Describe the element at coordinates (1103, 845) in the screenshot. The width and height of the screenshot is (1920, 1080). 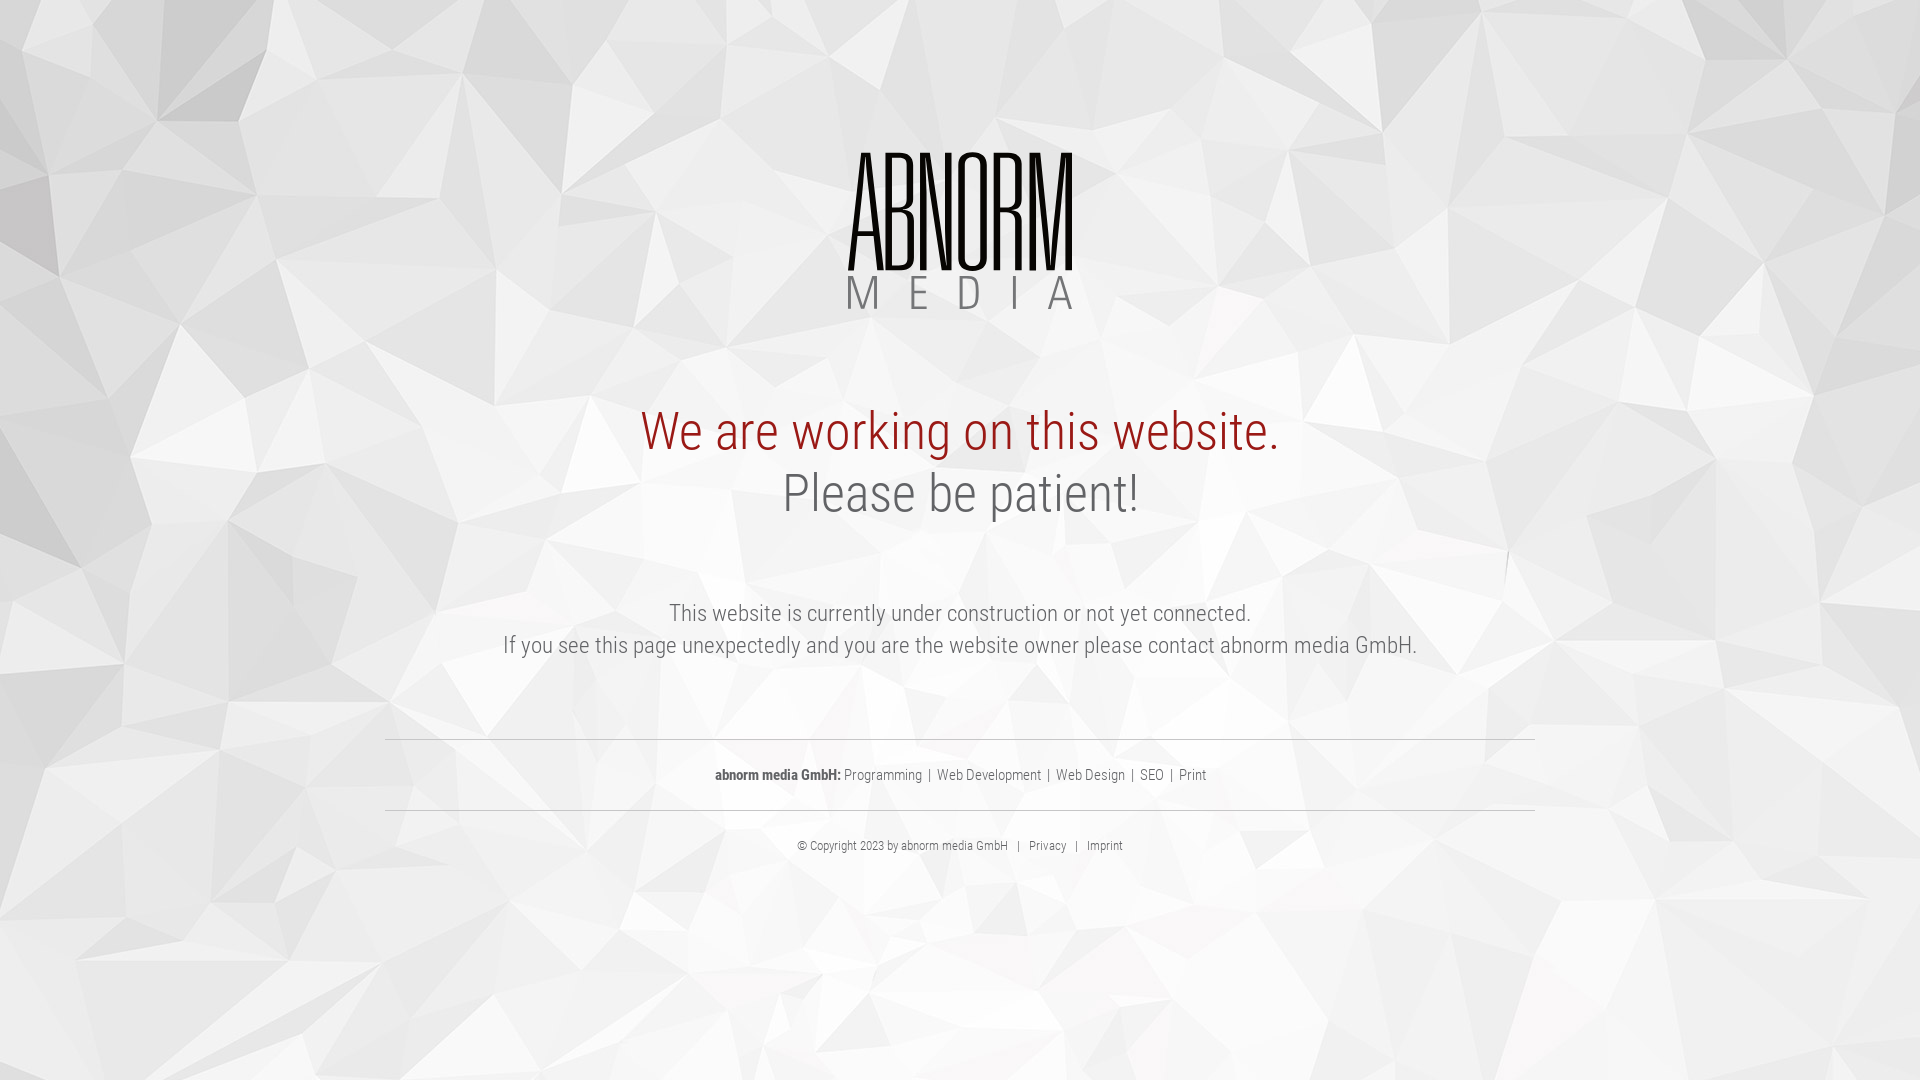
I see `'Imprint'` at that location.